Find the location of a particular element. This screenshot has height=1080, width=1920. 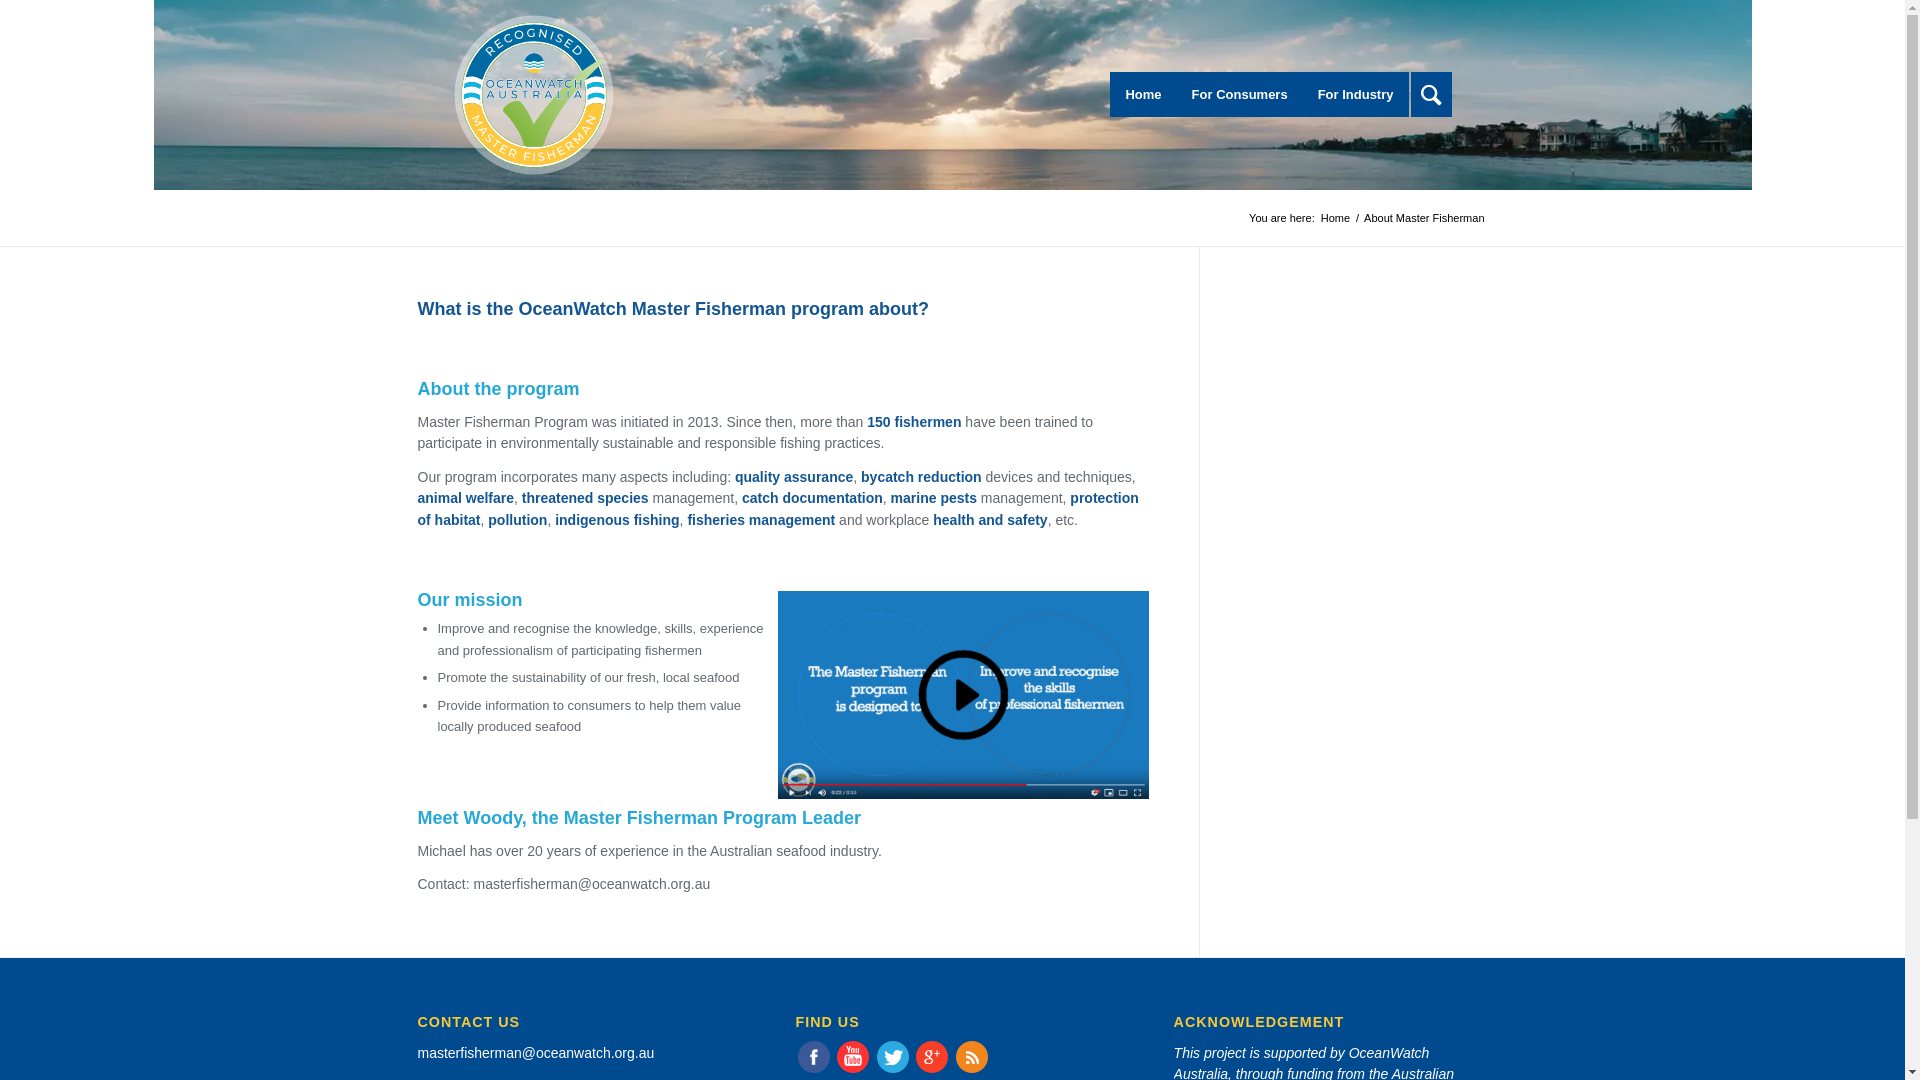

'masterfisherman@oceanwatch.org.au' is located at coordinates (536, 1052).